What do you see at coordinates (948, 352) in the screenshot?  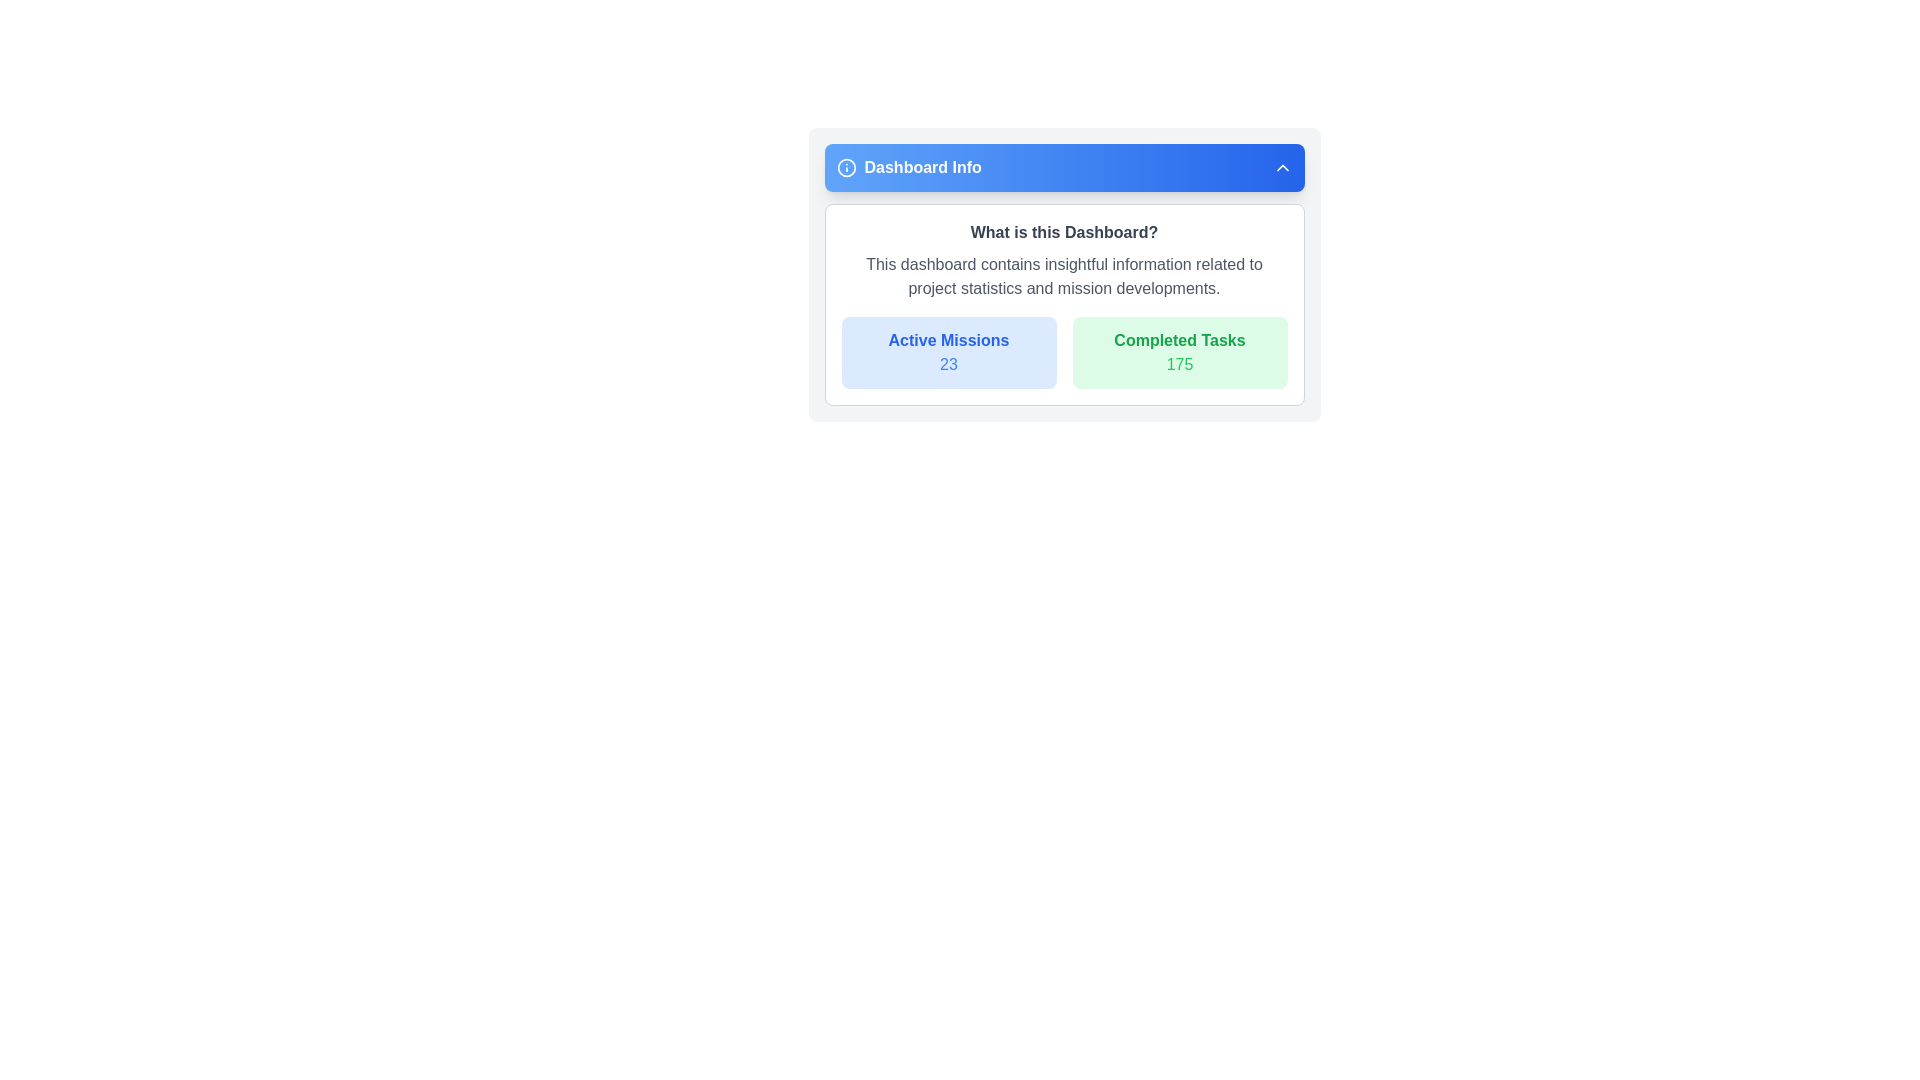 I see `the static informational display panel labeled 'Active Missions' which shows the current count of 23 related items` at bounding box center [948, 352].